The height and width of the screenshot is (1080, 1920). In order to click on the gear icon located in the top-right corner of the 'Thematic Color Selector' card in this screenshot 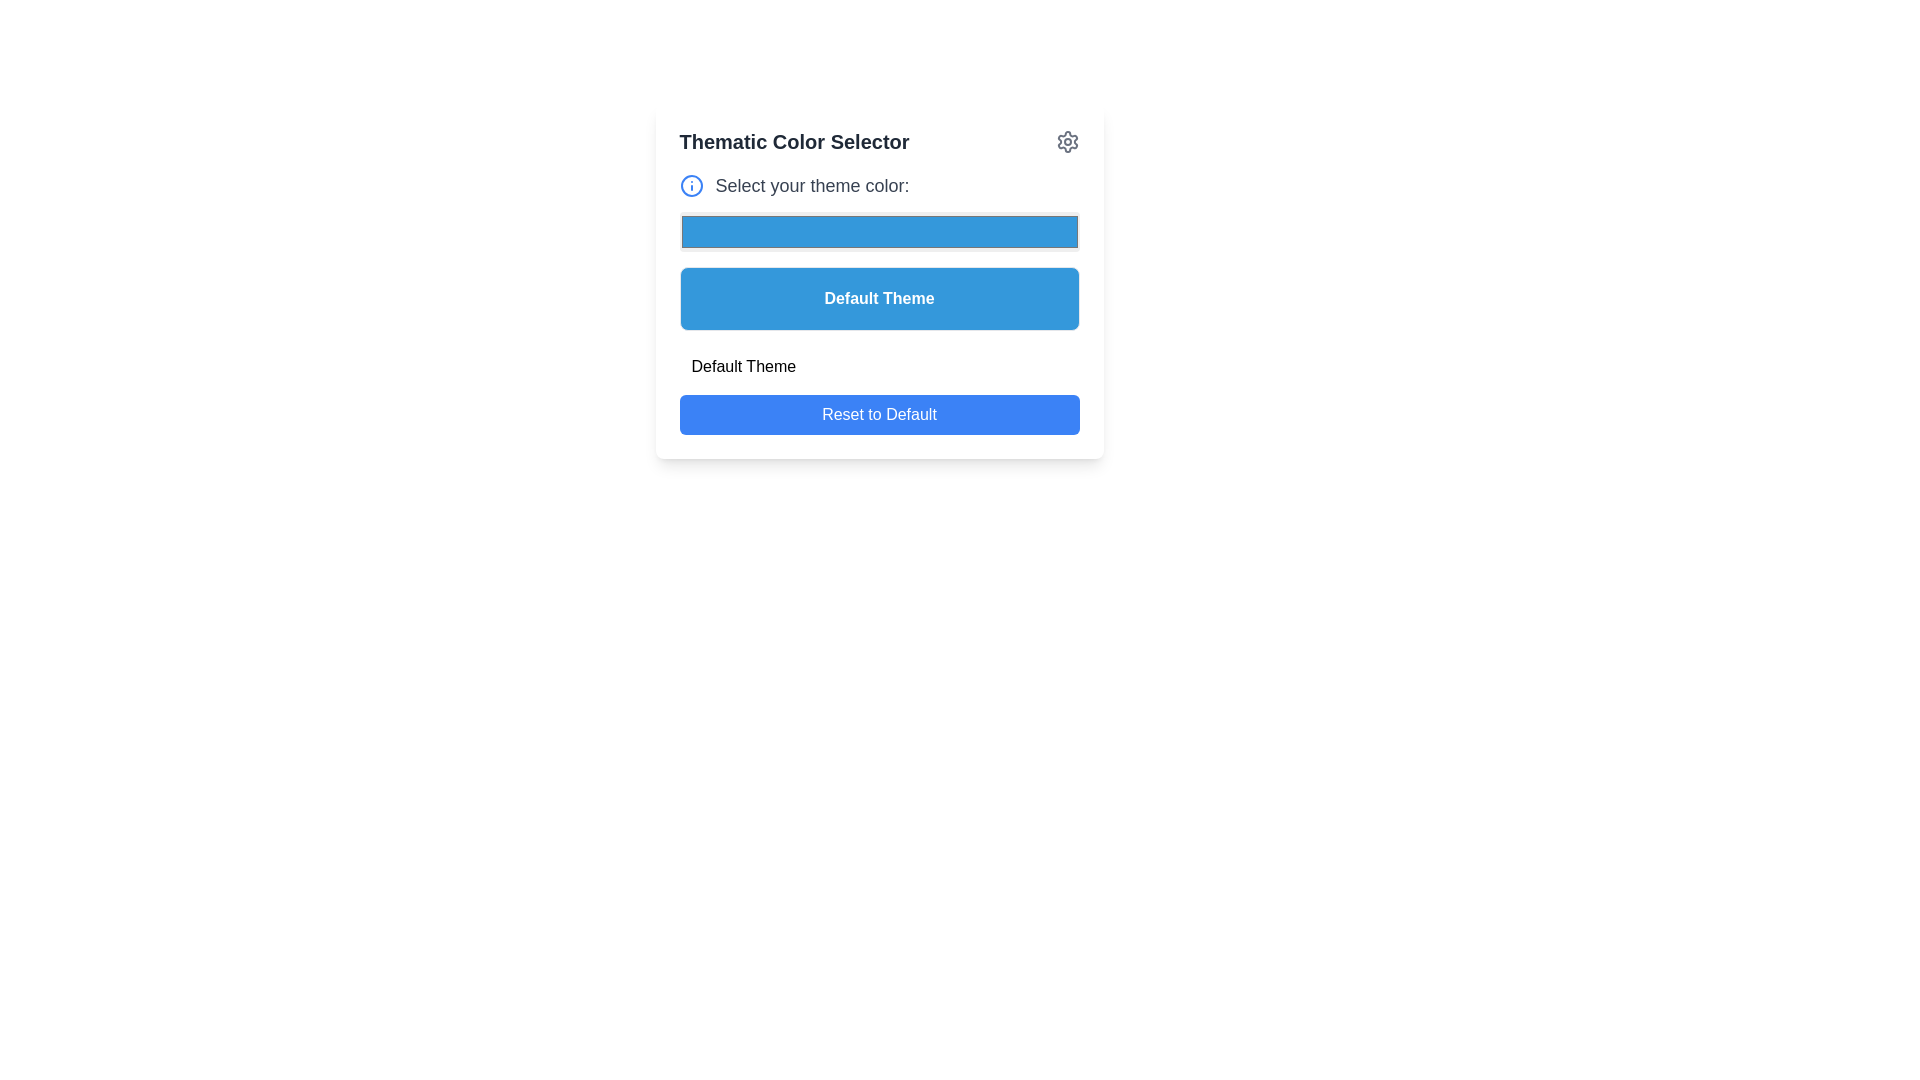, I will do `click(1066, 141)`.